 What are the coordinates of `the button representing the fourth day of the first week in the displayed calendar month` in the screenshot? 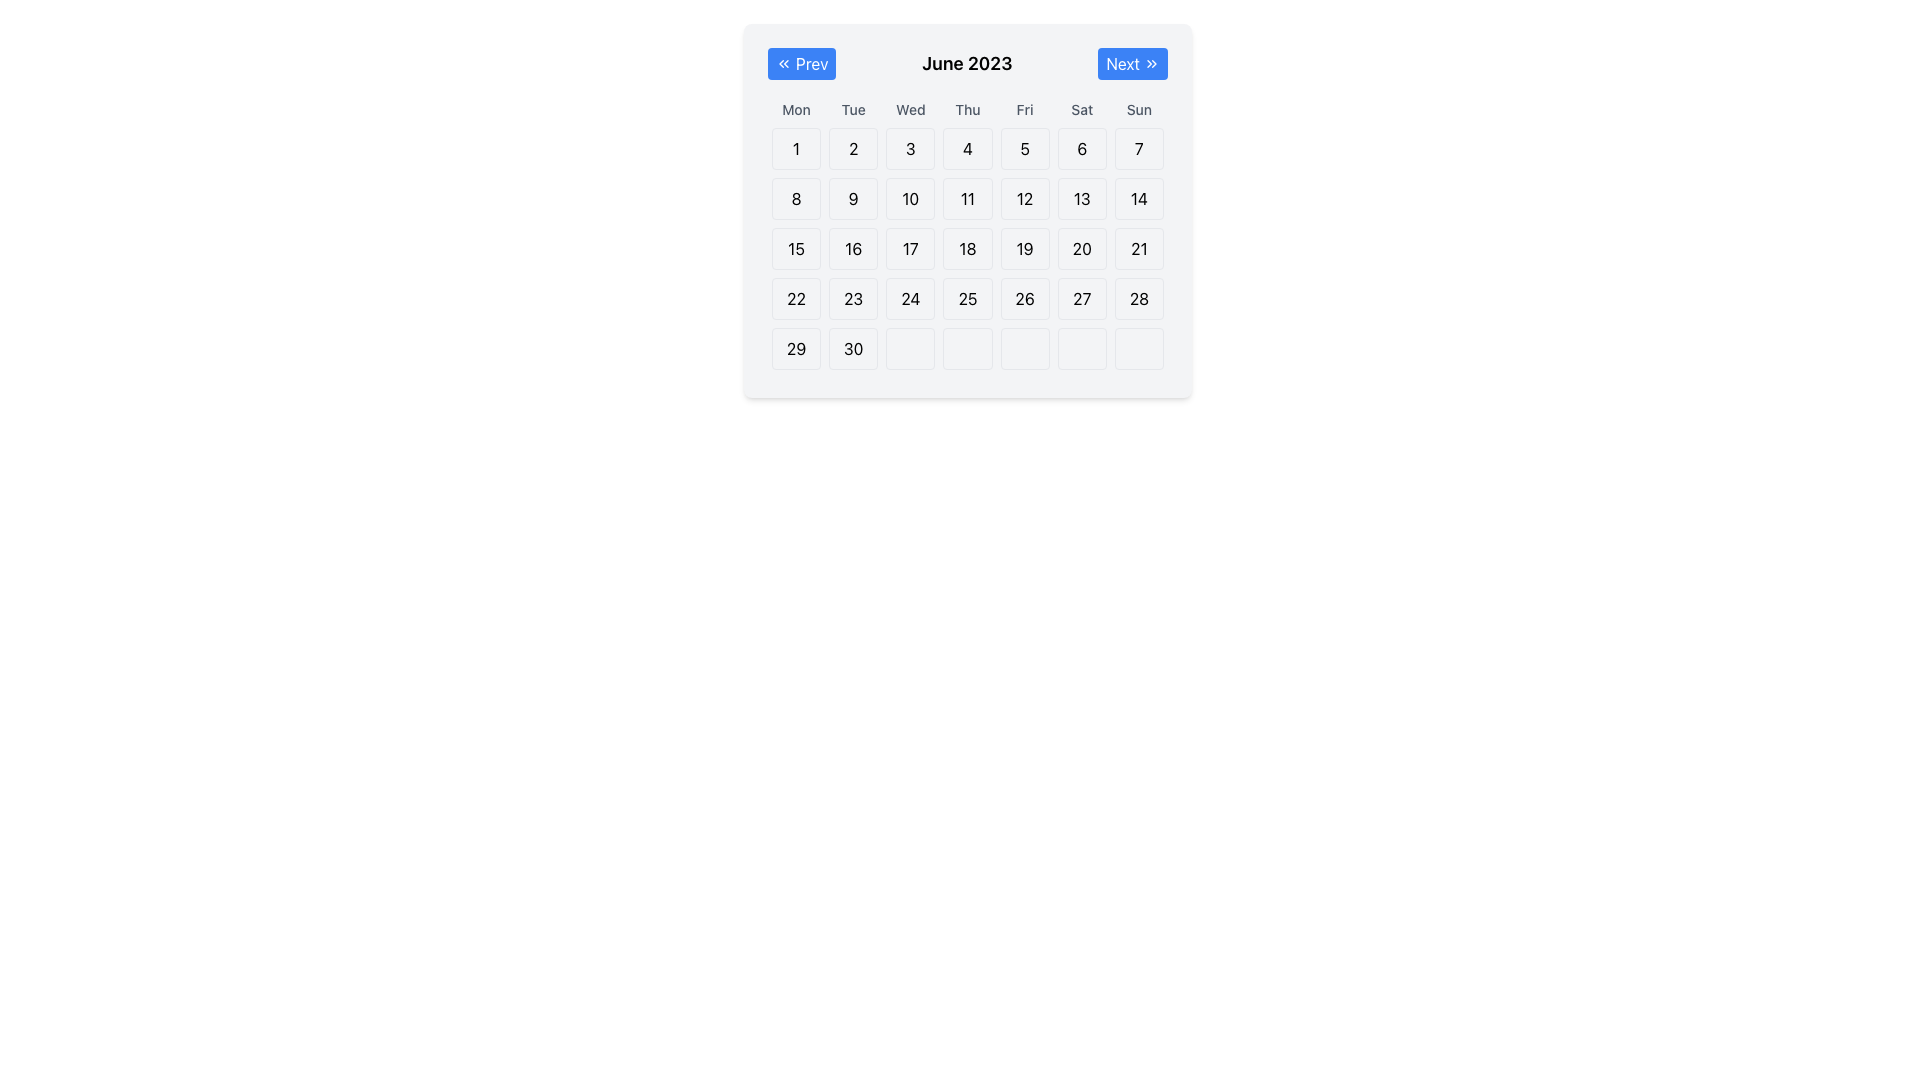 It's located at (968, 148).